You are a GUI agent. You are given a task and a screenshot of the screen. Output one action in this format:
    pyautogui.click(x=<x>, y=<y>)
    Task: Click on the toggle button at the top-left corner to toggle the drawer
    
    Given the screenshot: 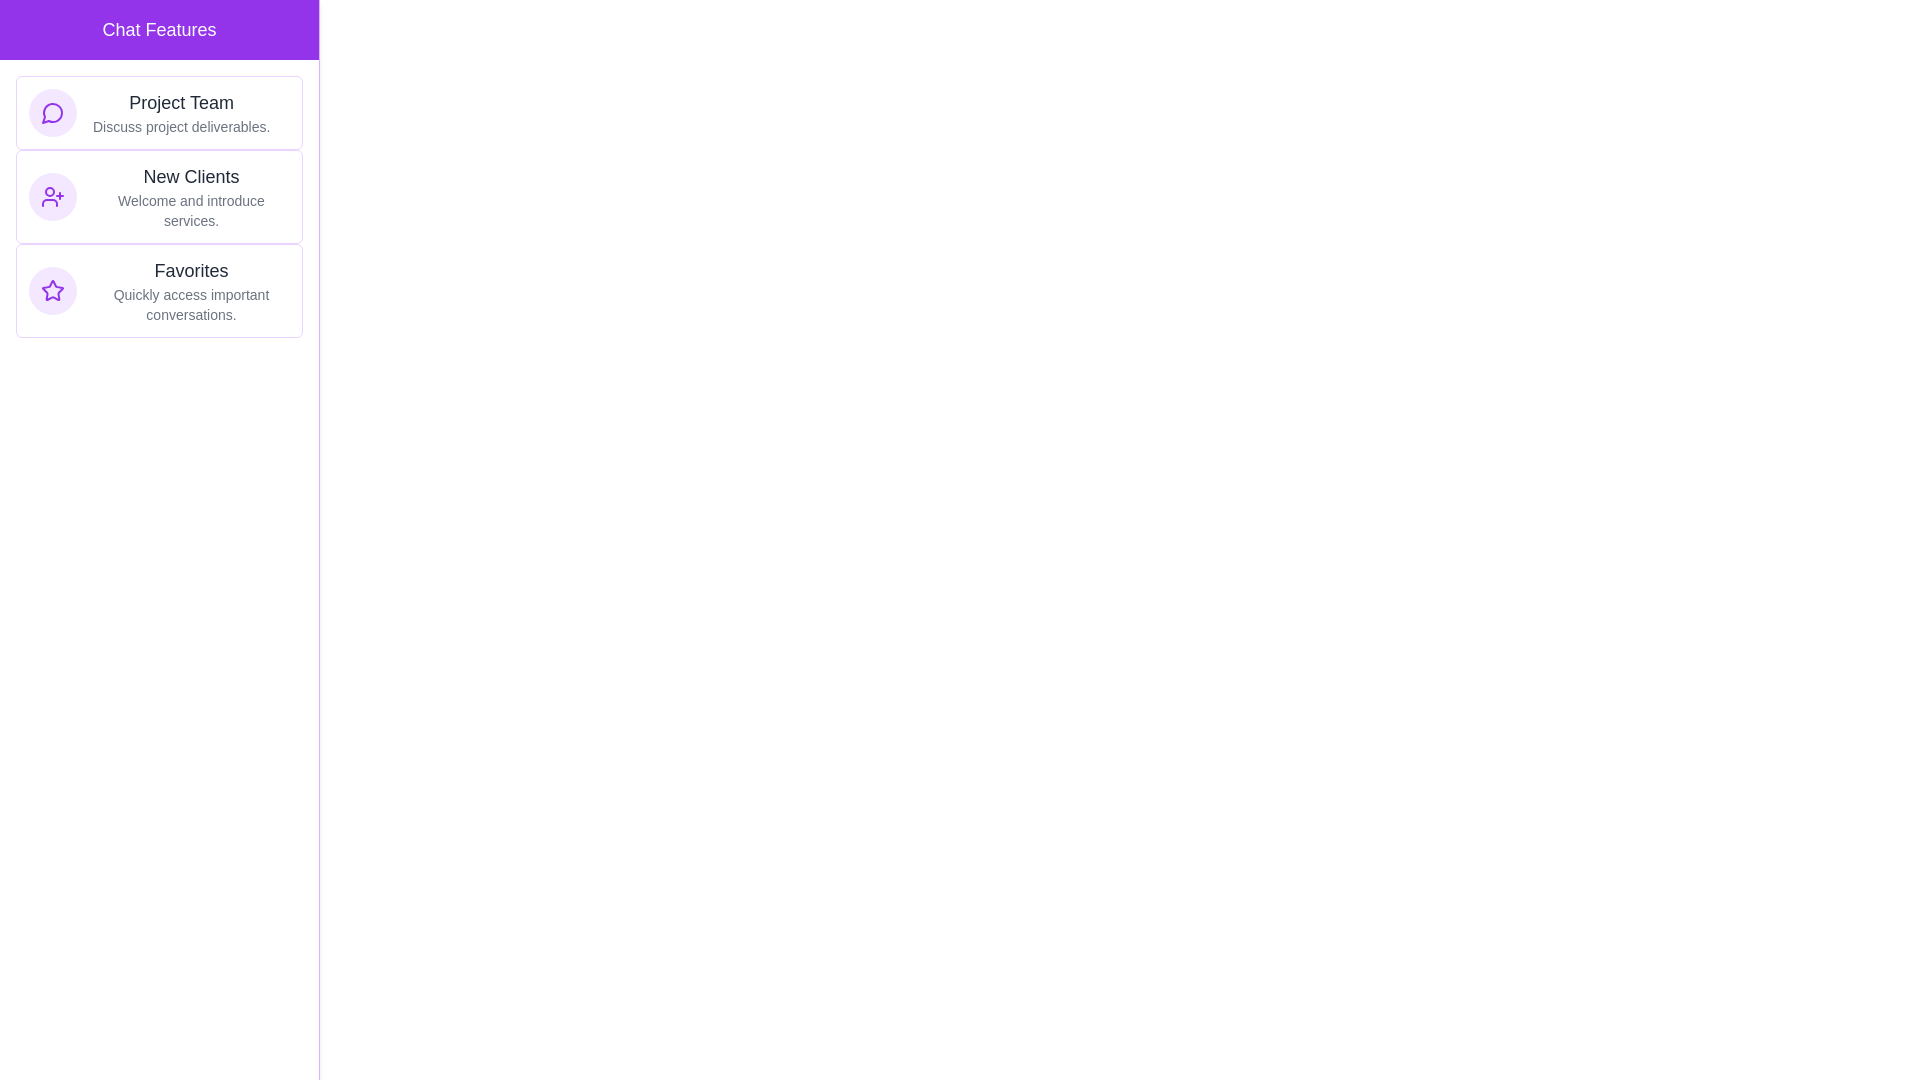 What is the action you would take?
    pyautogui.click(x=39, y=39)
    